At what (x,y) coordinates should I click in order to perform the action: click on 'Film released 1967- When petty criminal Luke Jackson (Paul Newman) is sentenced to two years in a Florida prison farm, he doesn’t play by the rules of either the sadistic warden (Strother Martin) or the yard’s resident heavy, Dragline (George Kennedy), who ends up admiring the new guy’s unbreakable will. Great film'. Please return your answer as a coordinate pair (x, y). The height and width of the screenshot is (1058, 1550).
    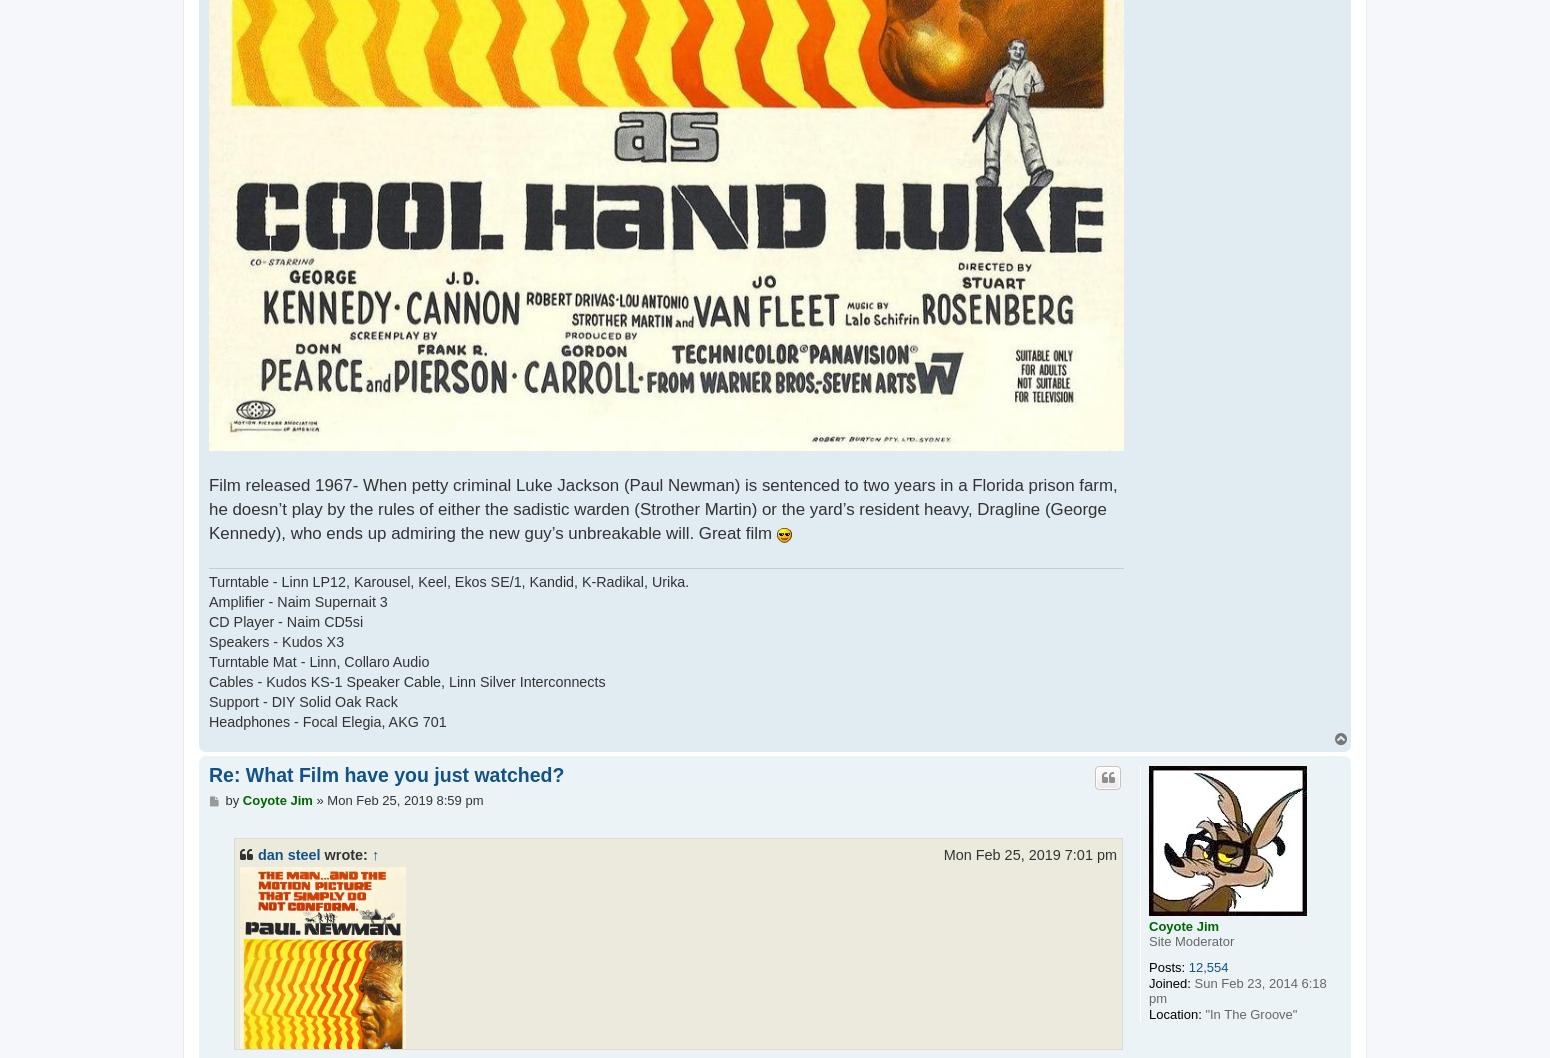
    Looking at the image, I should click on (661, 508).